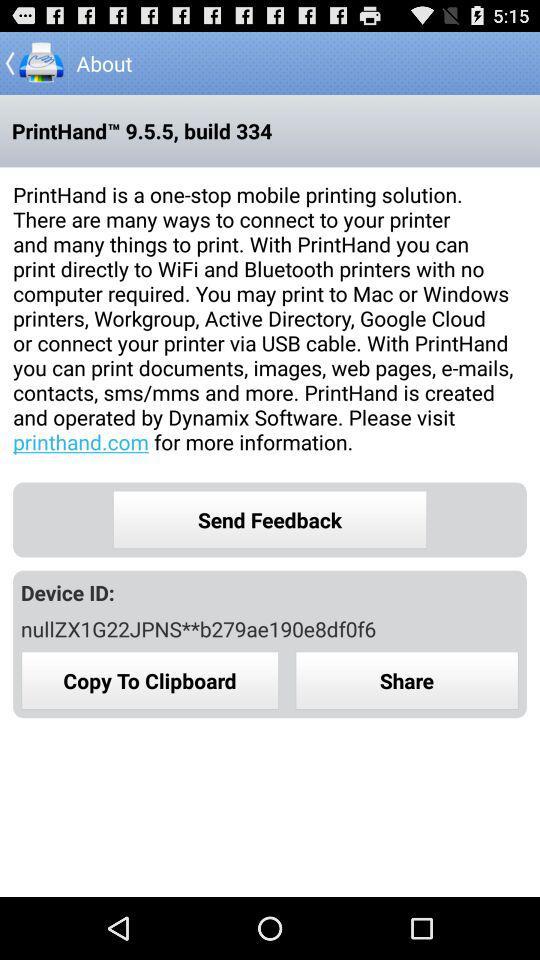  I want to click on share button, so click(406, 680).